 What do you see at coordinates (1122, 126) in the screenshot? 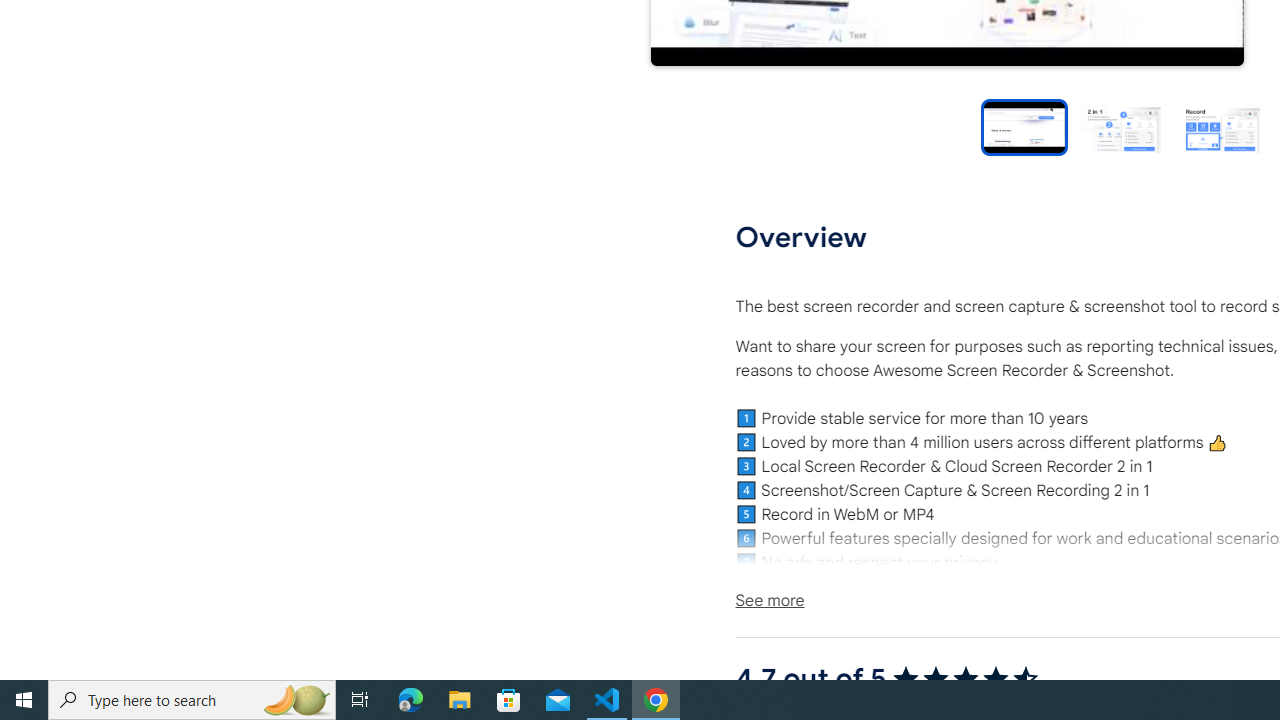
I see `'Preview slide 2'` at bounding box center [1122, 126].